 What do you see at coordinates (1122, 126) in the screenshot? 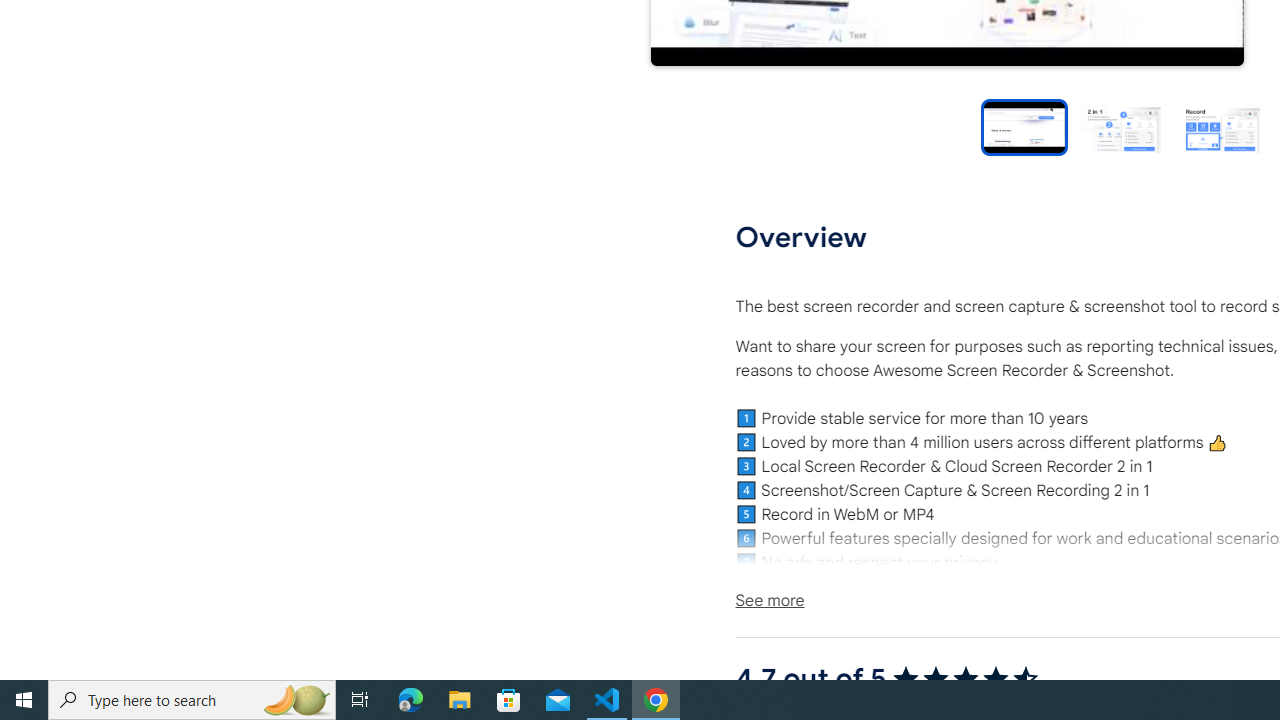
I see `'Preview slide 2'` at bounding box center [1122, 126].